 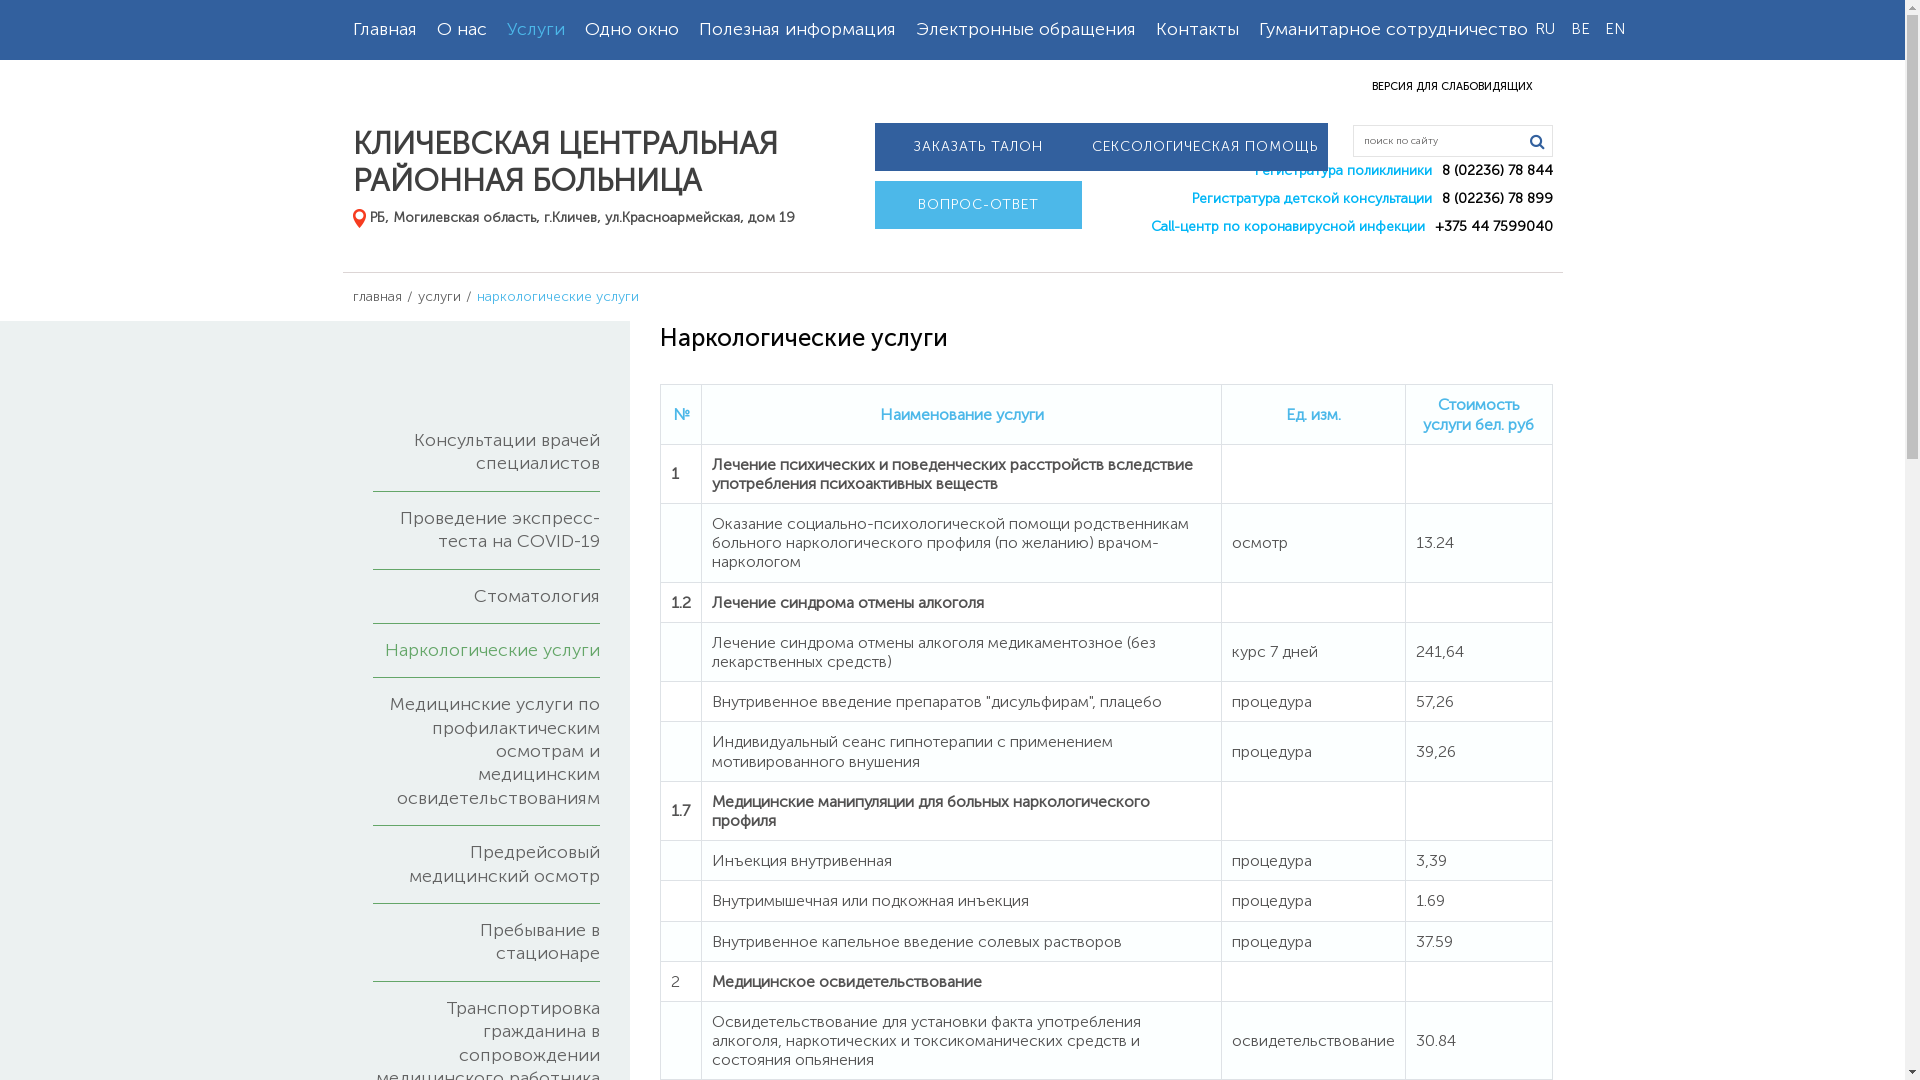 What do you see at coordinates (1578, 29) in the screenshot?
I see `'BE'` at bounding box center [1578, 29].